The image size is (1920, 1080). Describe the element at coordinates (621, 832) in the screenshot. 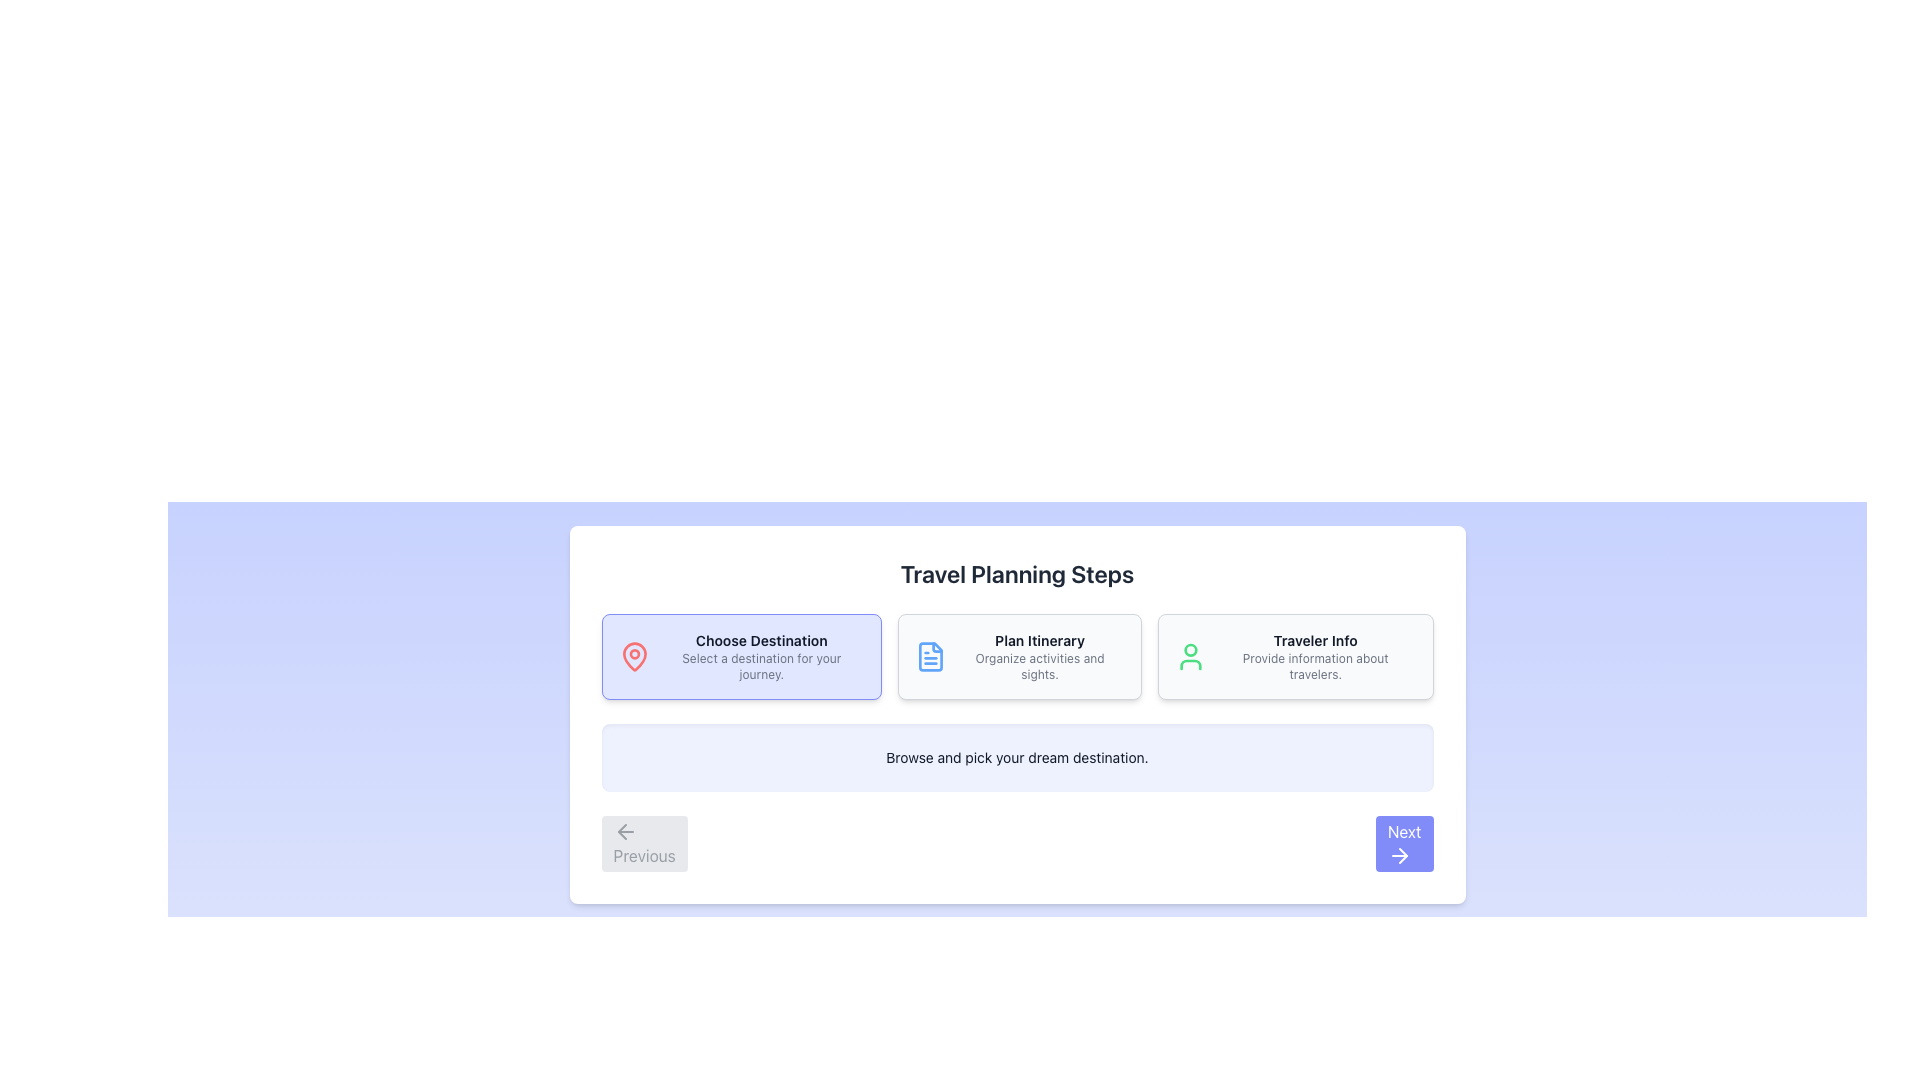

I see `the left-pointing arrow icon in the 'Previous' button located in the bottom-left corner of the user interface` at that location.